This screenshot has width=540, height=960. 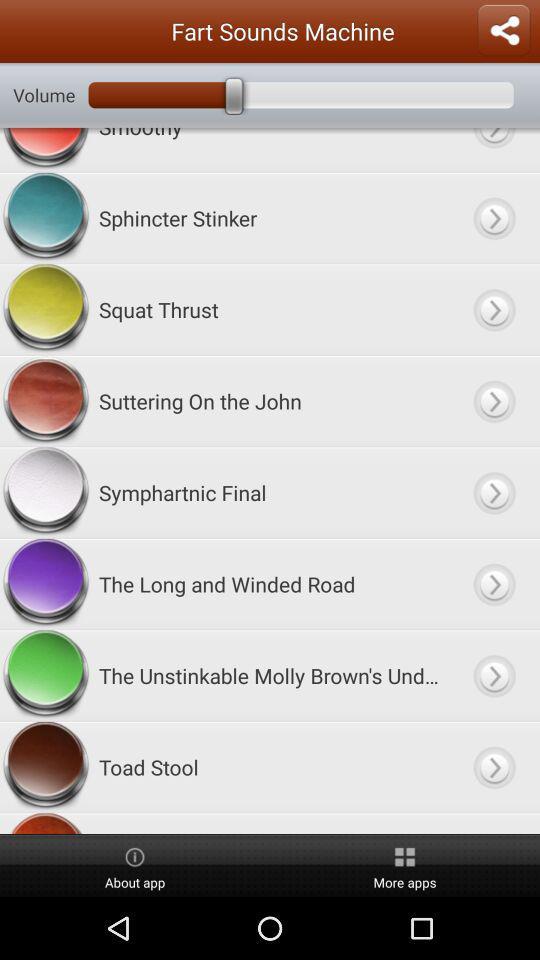 What do you see at coordinates (493, 218) in the screenshot?
I see `sphincter stinker` at bounding box center [493, 218].